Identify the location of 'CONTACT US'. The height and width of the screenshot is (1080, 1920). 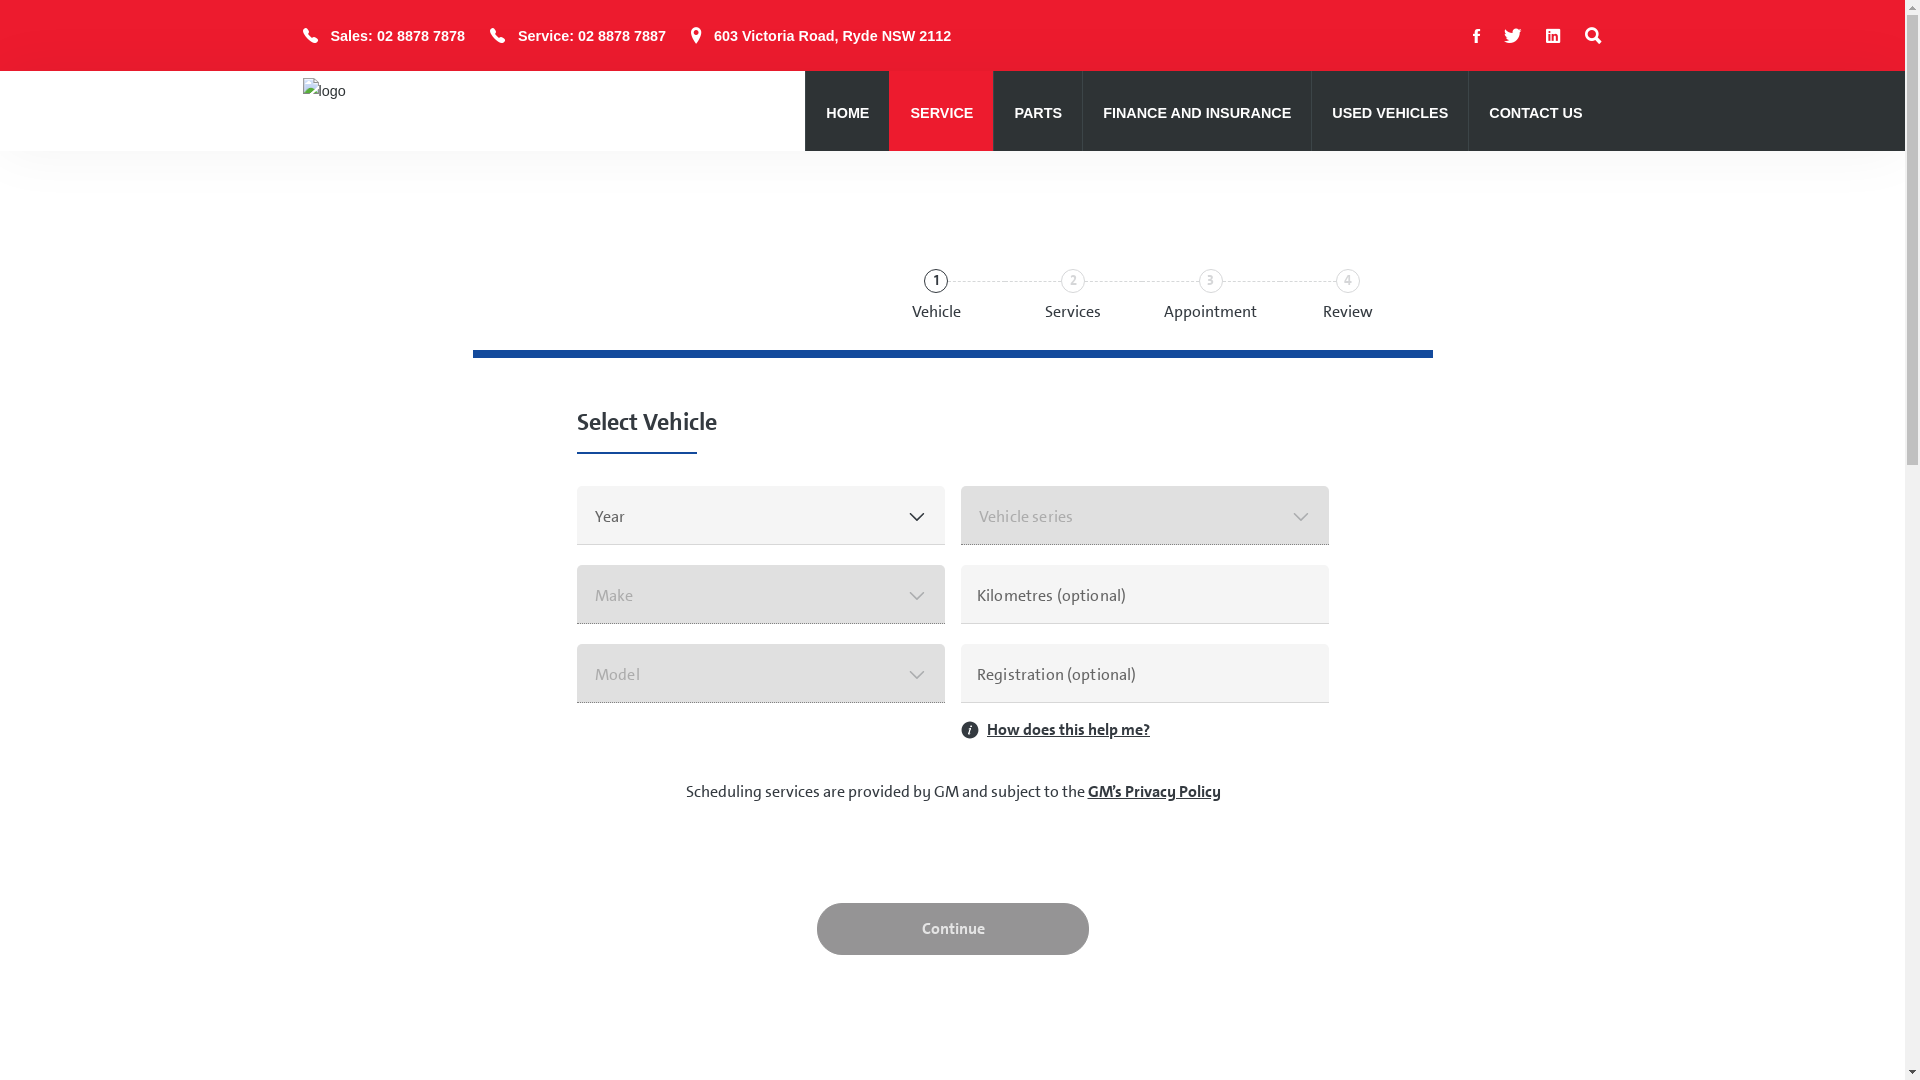
(1534, 113).